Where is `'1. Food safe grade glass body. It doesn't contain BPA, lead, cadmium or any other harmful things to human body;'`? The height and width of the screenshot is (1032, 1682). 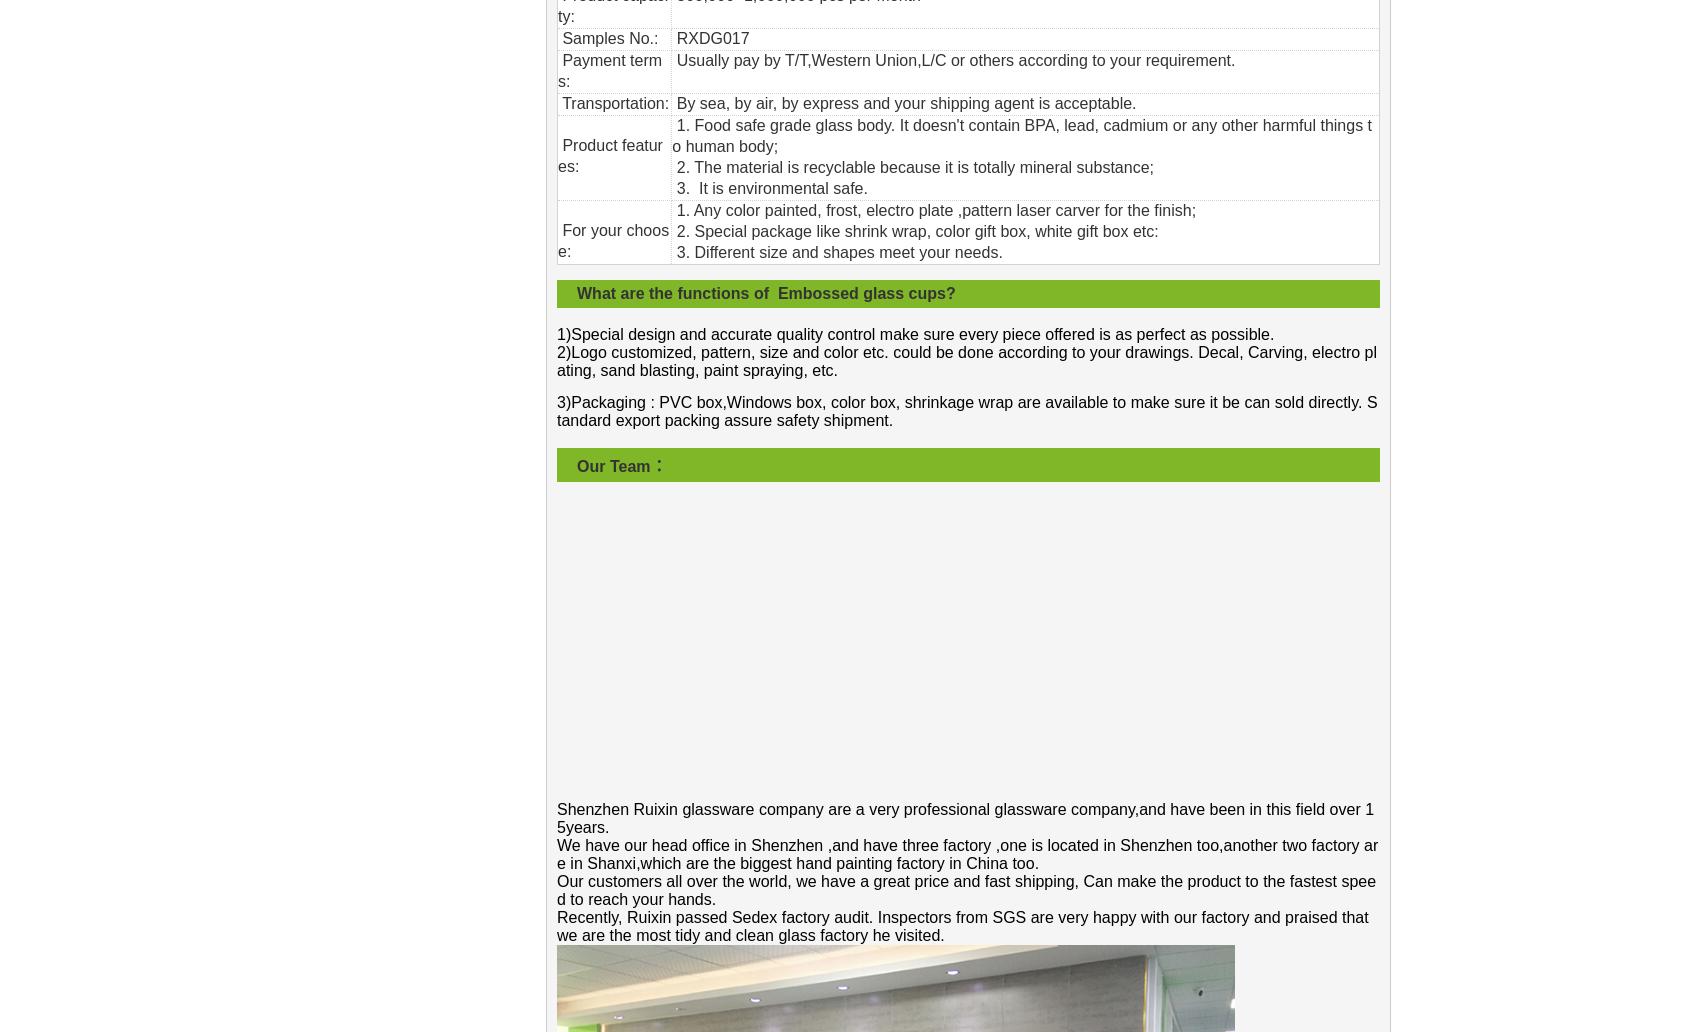 '1. Food safe grade glass body. It doesn't contain BPA, lead, cadmium or any other harmful things to human body;' is located at coordinates (1020, 135).